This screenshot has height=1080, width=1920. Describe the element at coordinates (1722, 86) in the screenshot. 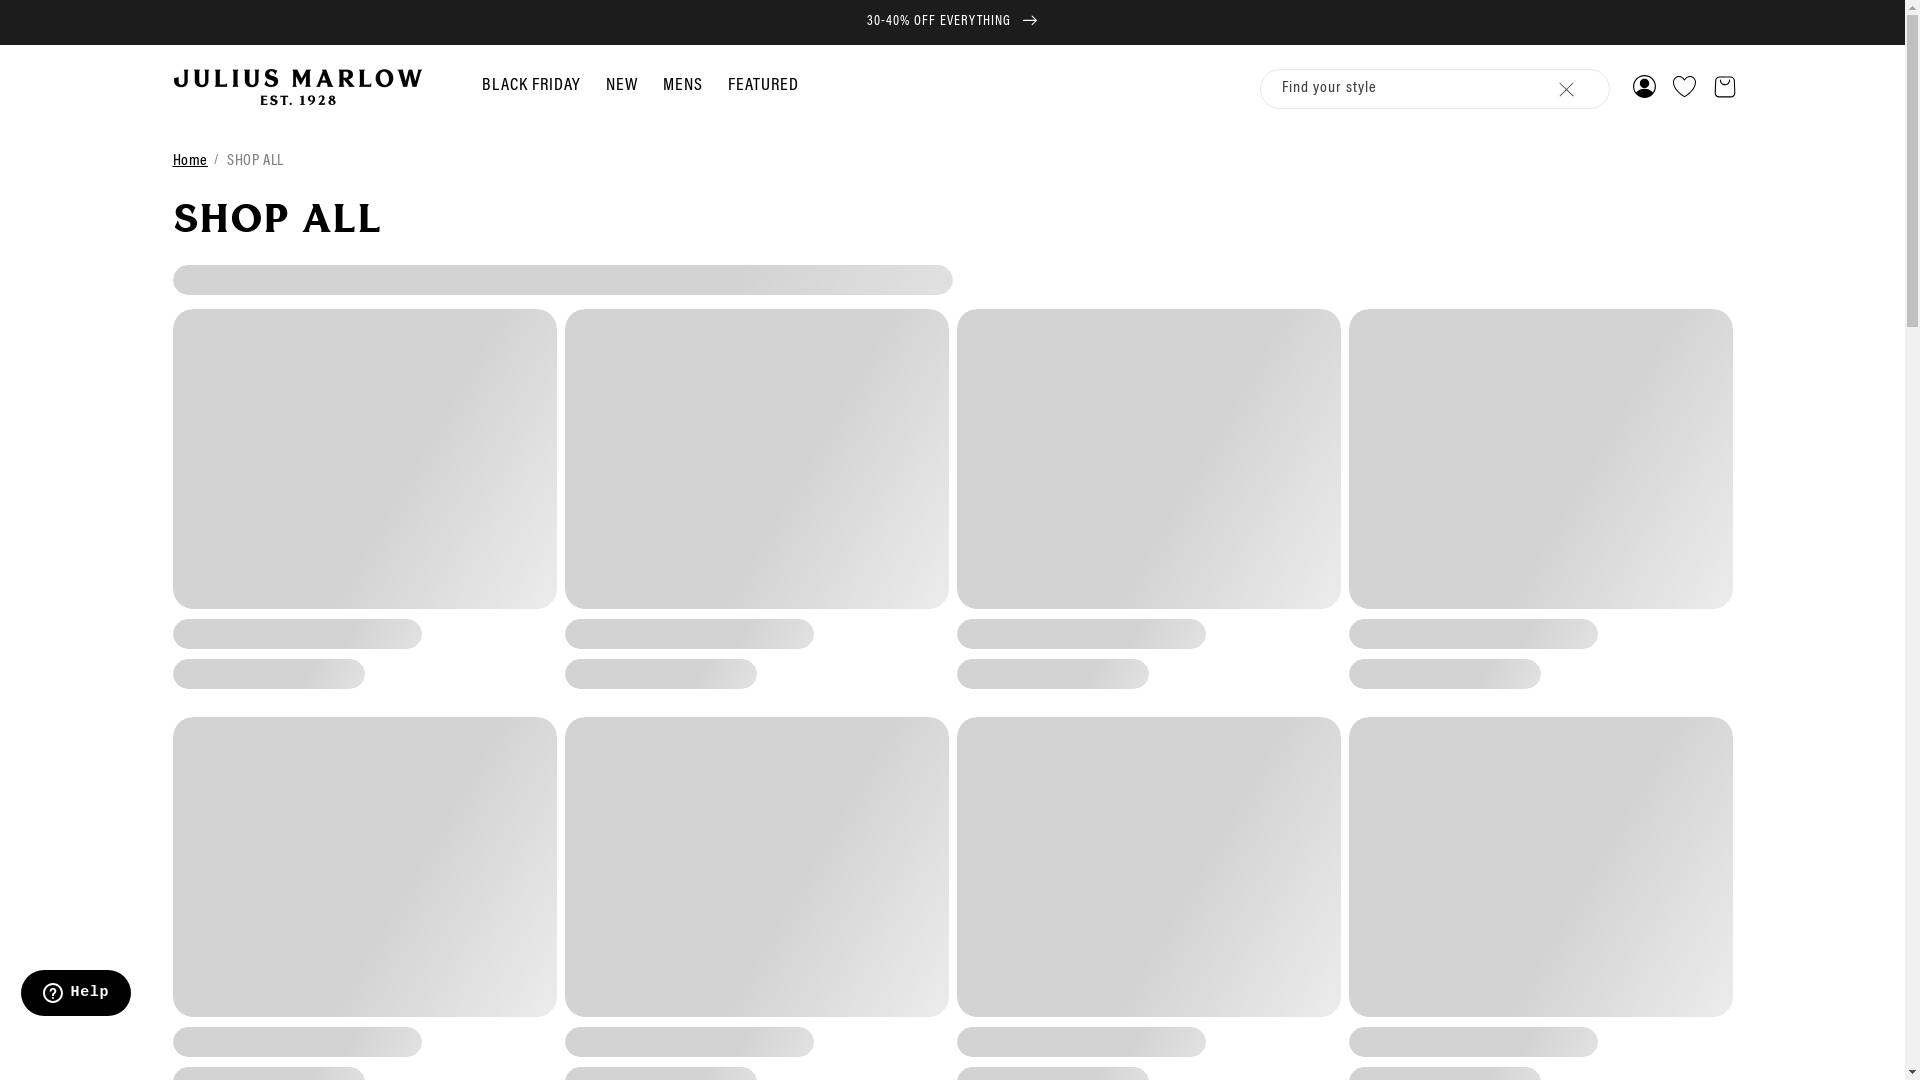

I see `'Cart'` at that location.